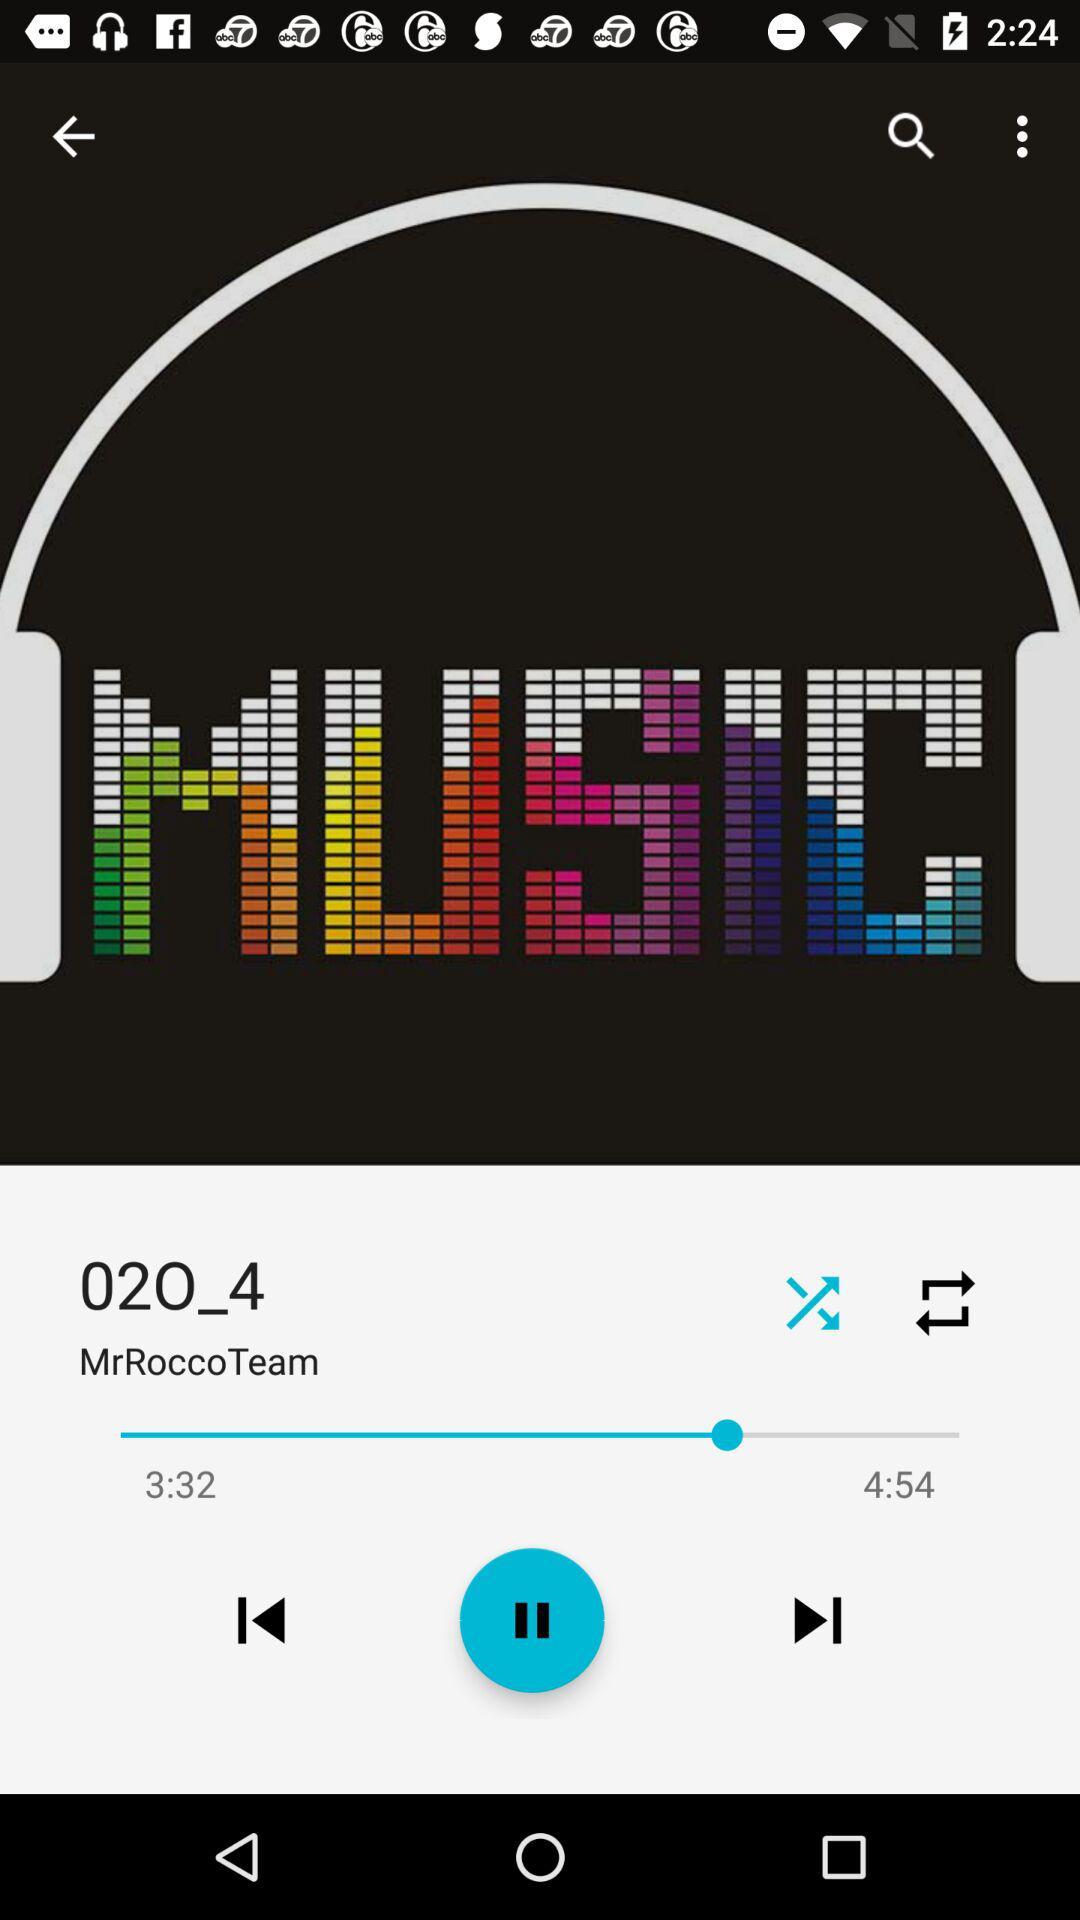  What do you see at coordinates (531, 1620) in the screenshot?
I see `the pause icon` at bounding box center [531, 1620].